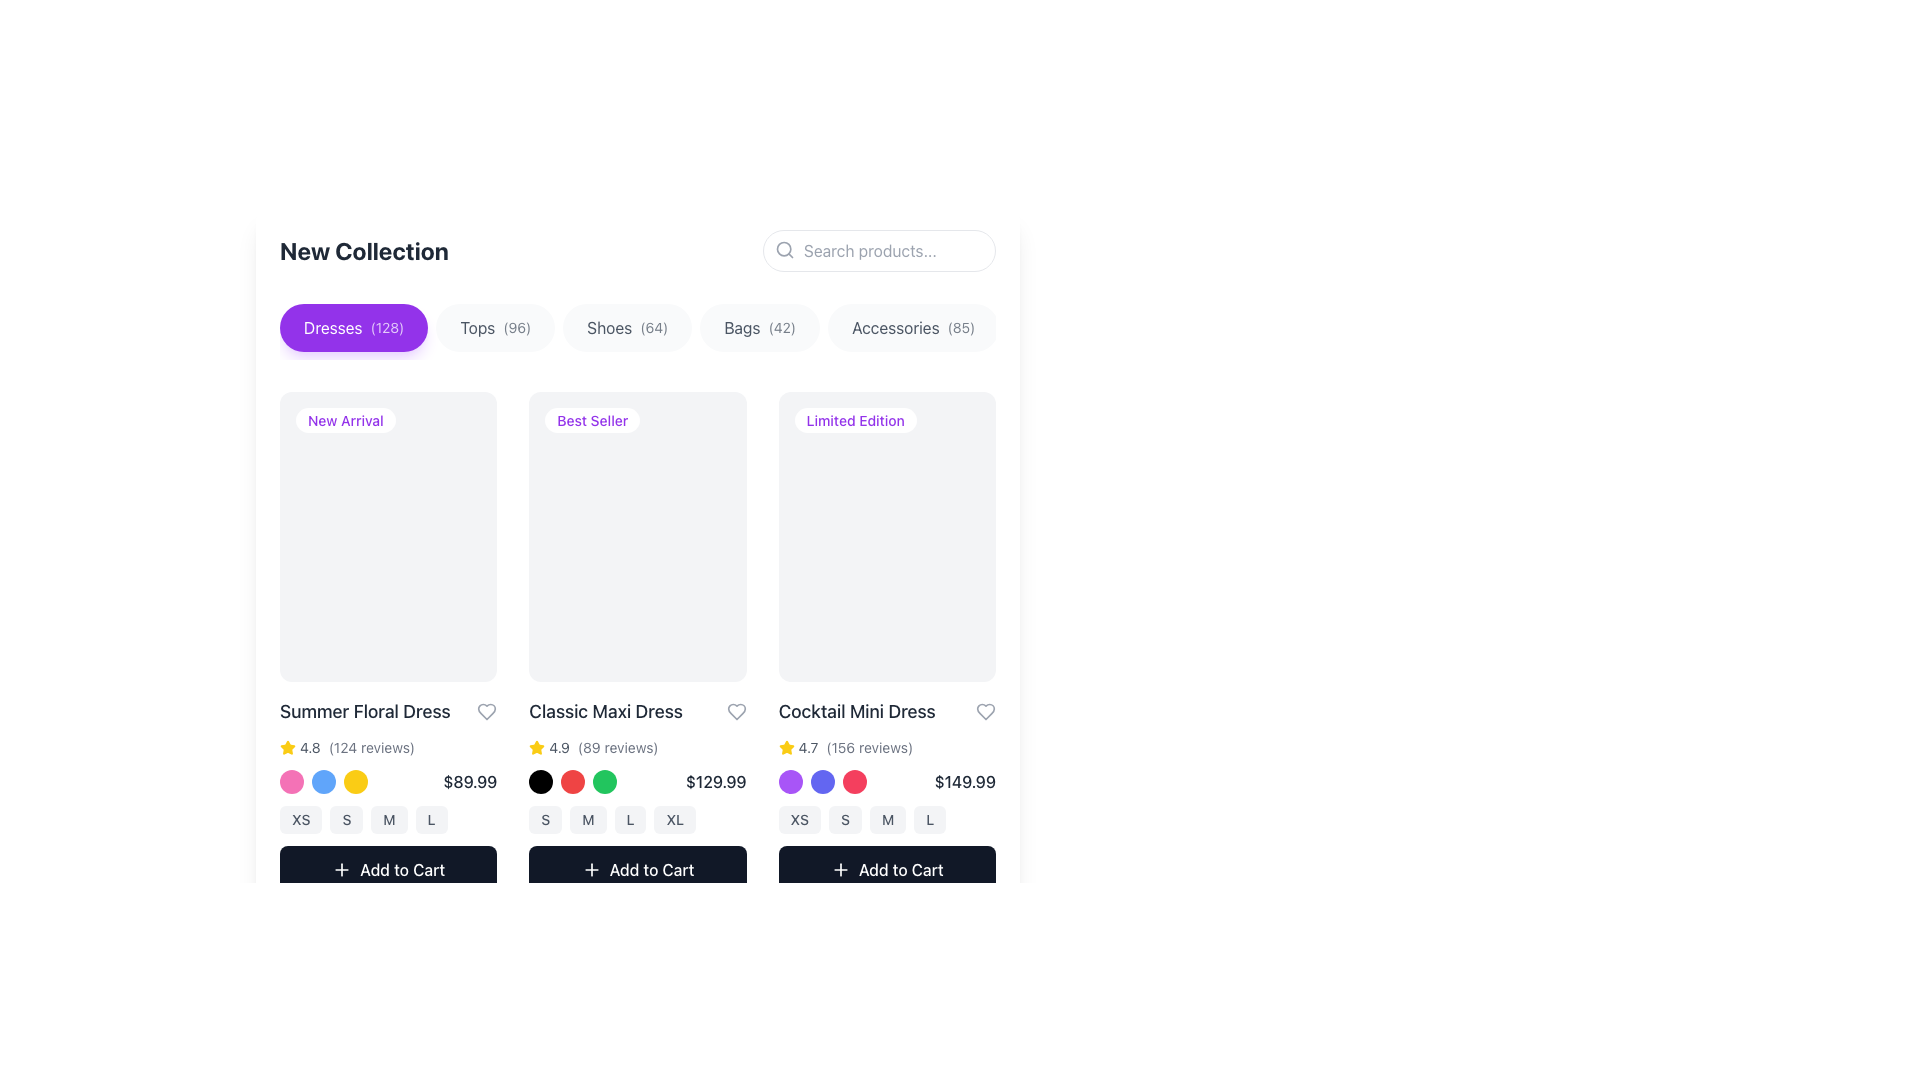 This screenshot has width=1920, height=1080. Describe the element at coordinates (912, 326) in the screenshot. I see `the fifth button on the right` at that location.